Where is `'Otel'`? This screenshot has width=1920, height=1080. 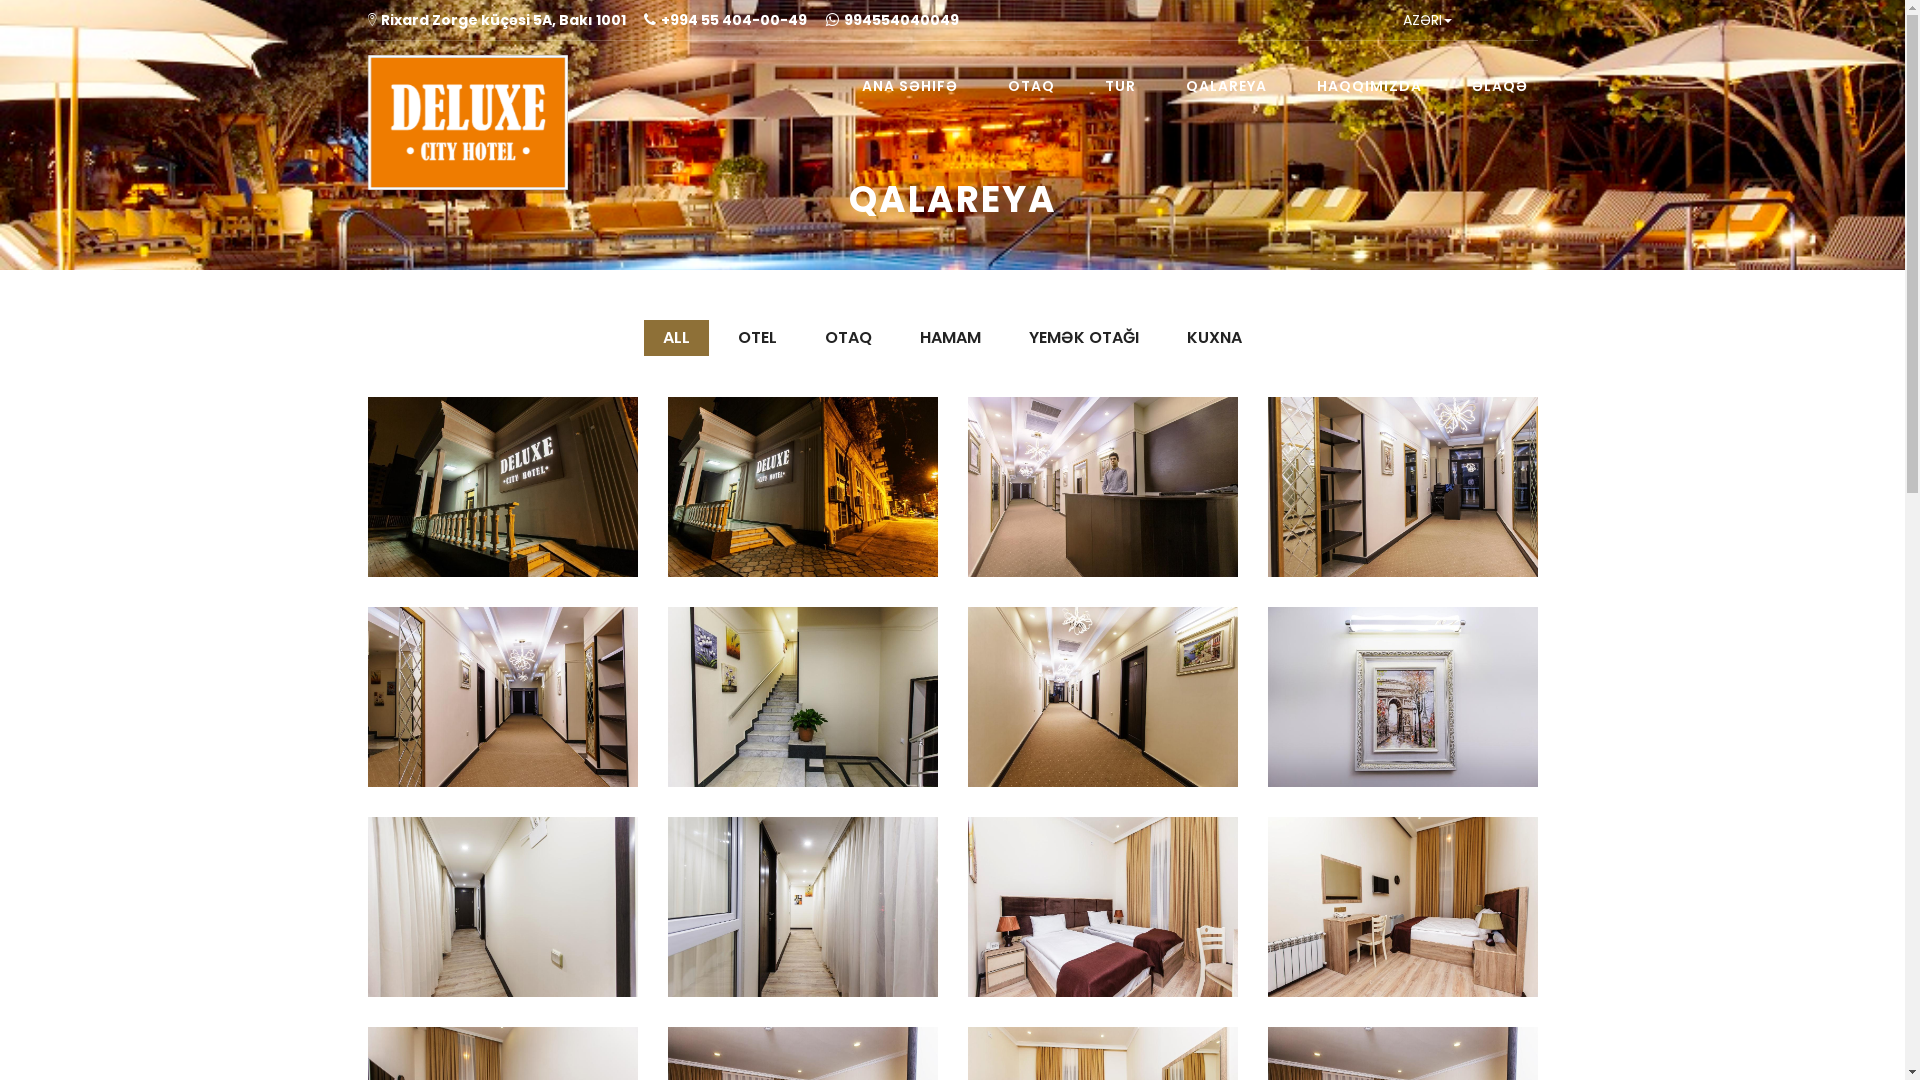
'Otel' is located at coordinates (503, 906).